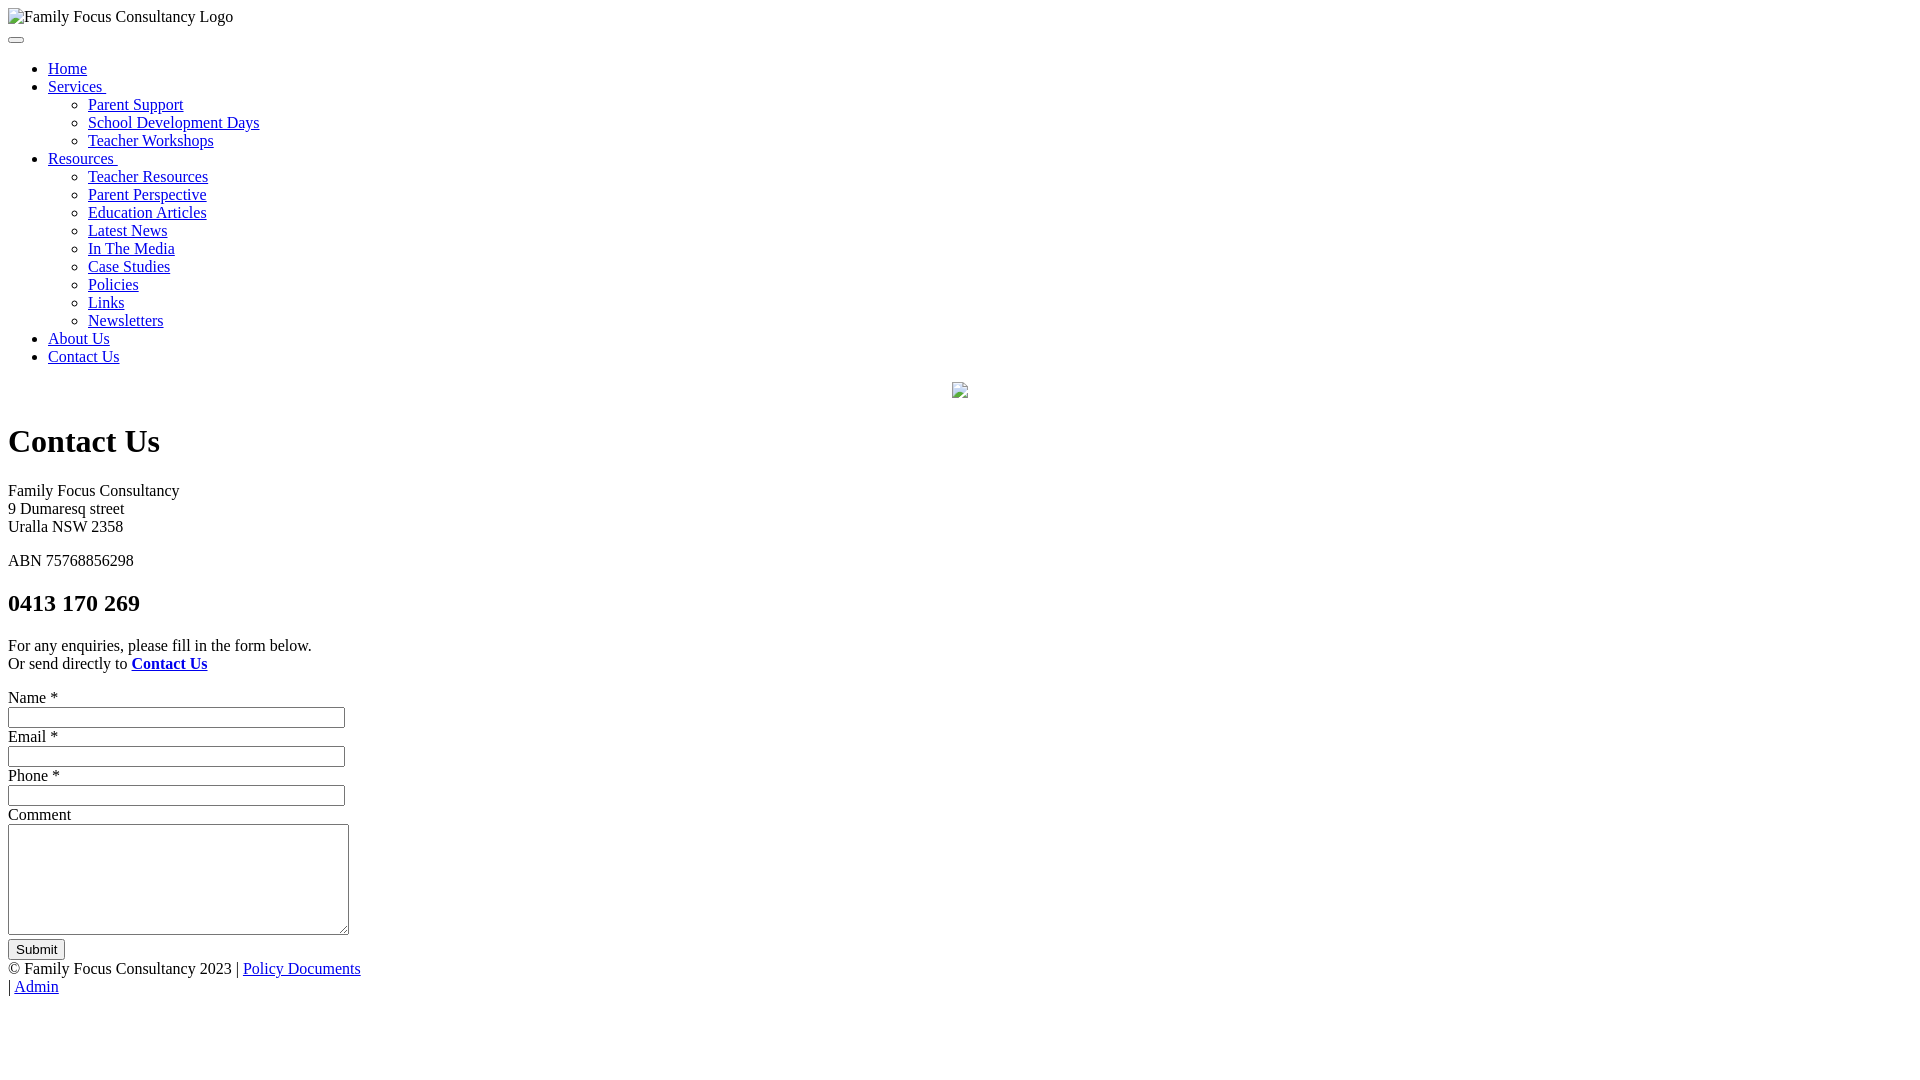 This screenshot has height=1080, width=1920. Describe the element at coordinates (76, 85) in the screenshot. I see `'Services '` at that location.